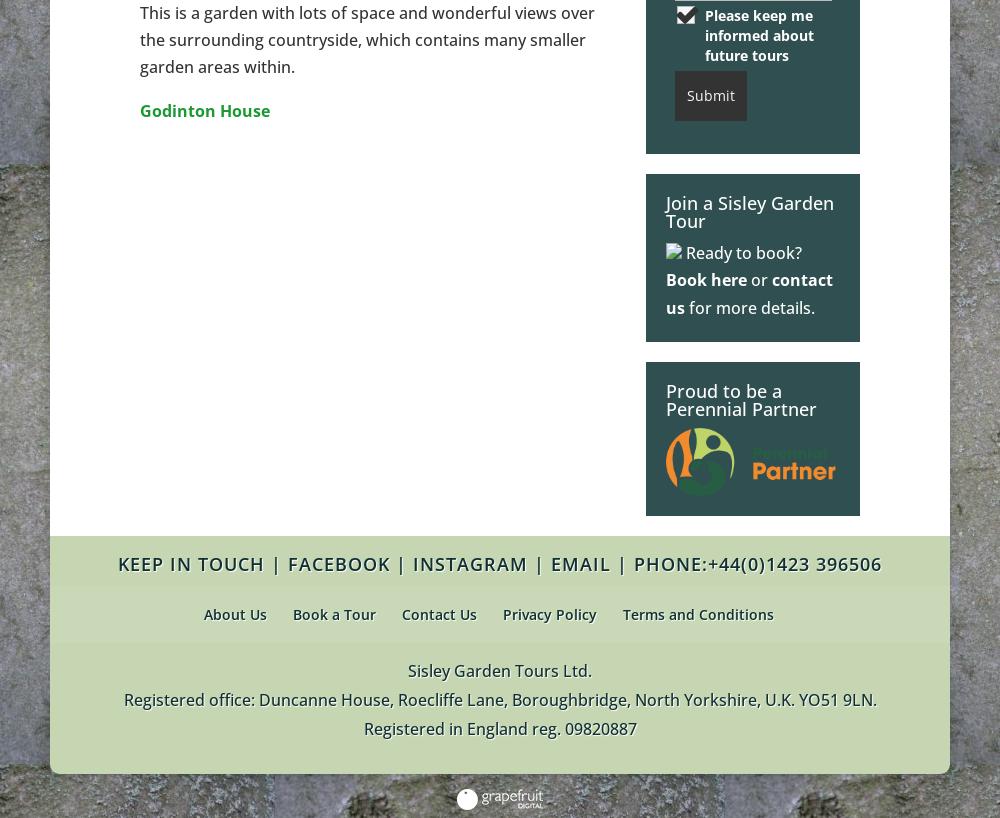 Image resolution: width=1000 pixels, height=818 pixels. Describe the element at coordinates (140, 39) in the screenshot. I see `'This is a garden with lots of space and wonderful views over the surrounding countryside, which contains many smaller garden areas within.'` at that location.